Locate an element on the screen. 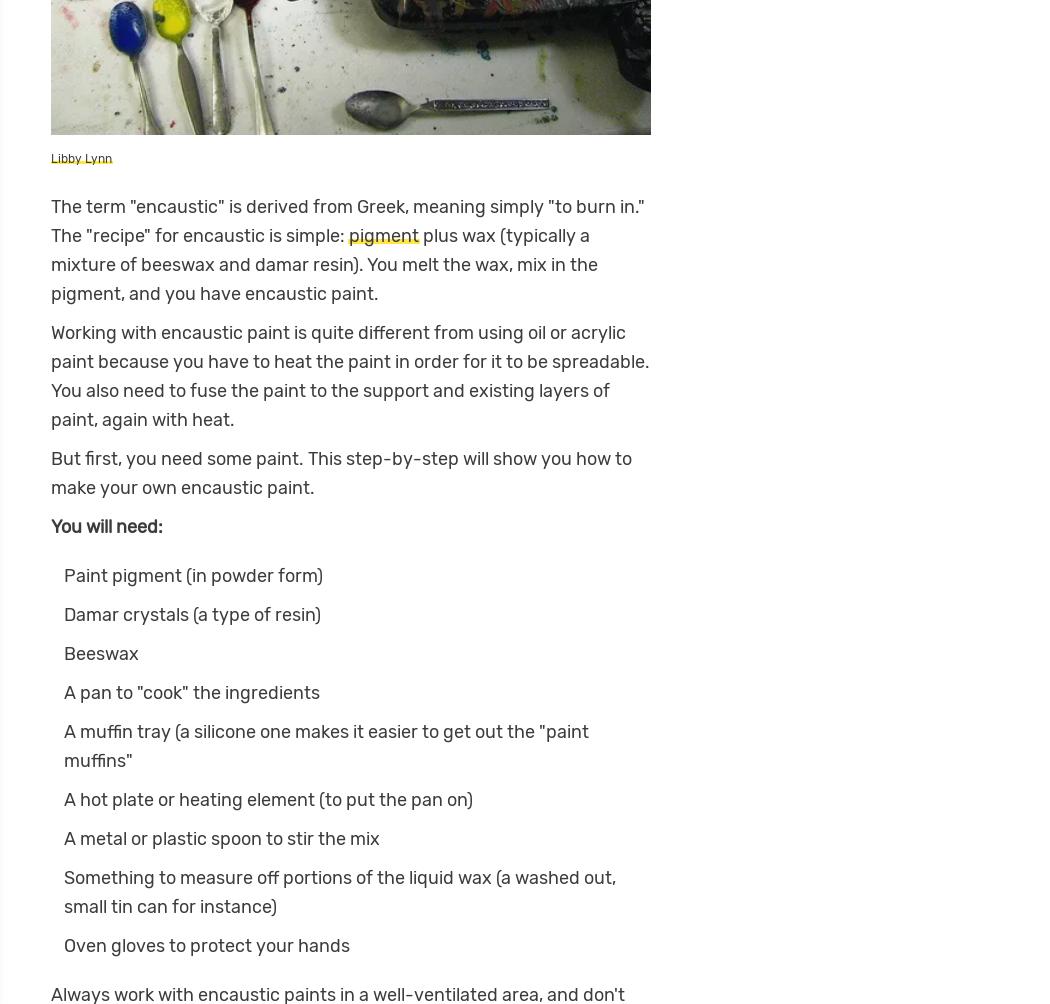 The height and width of the screenshot is (1004, 1050). 'A hot plate or heating element (to put the pan on)' is located at coordinates (266, 799).